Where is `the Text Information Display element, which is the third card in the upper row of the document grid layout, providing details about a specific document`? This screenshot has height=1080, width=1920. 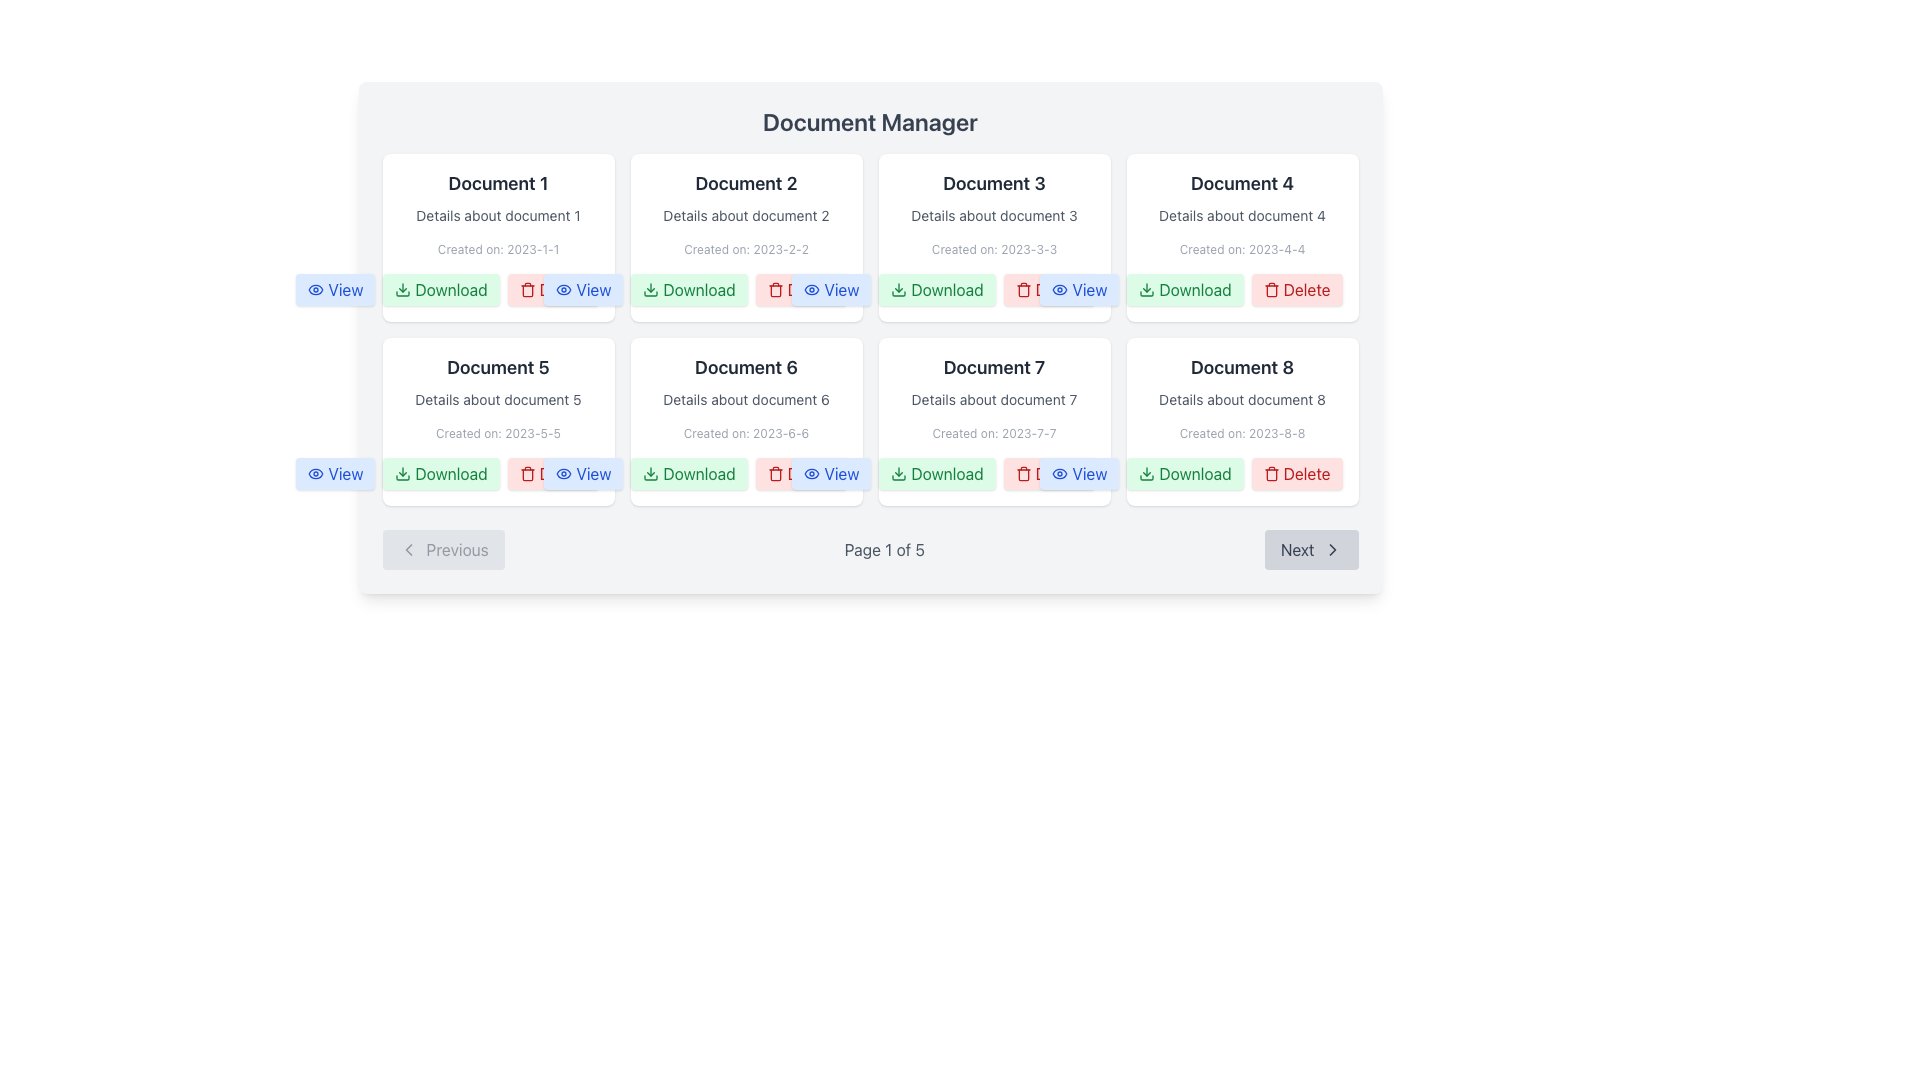
the Text Information Display element, which is the third card in the upper row of the document grid layout, providing details about a specific document is located at coordinates (994, 213).